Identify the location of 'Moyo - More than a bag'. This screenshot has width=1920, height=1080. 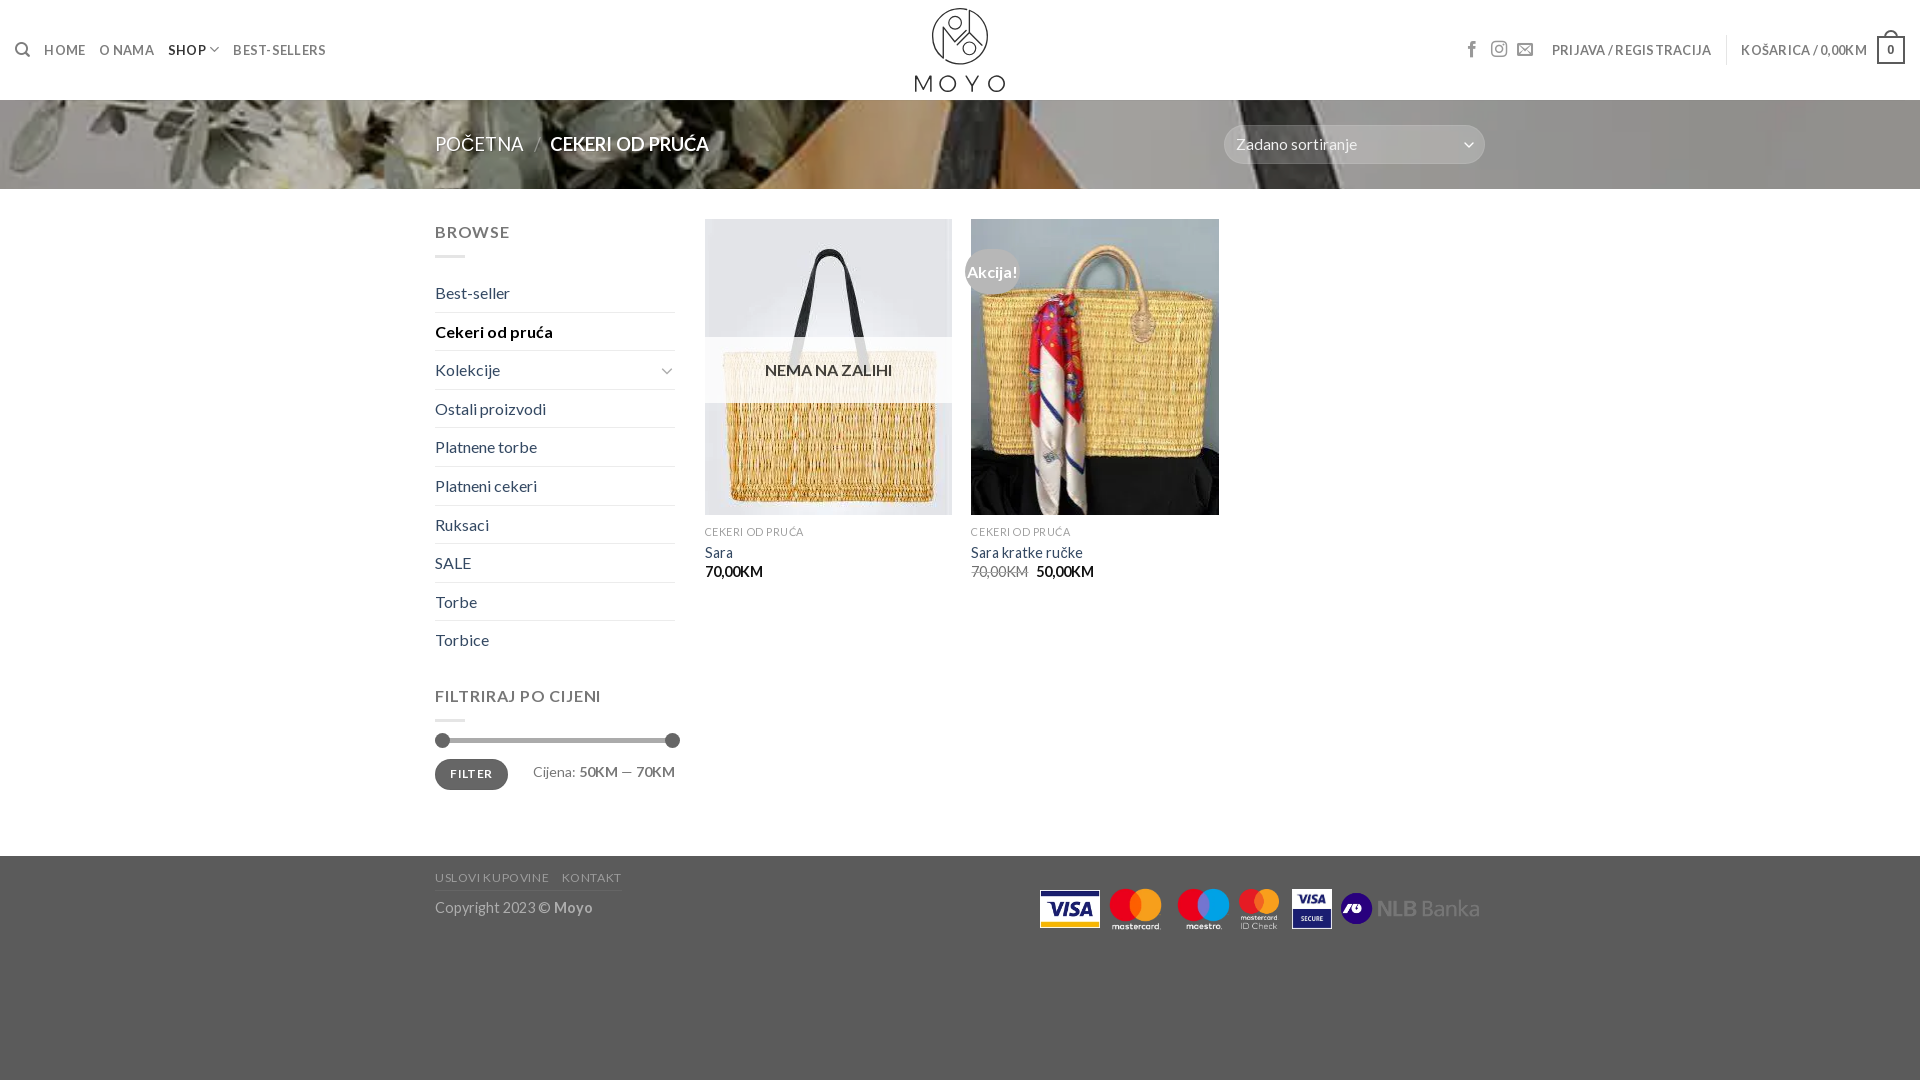
(958, 49).